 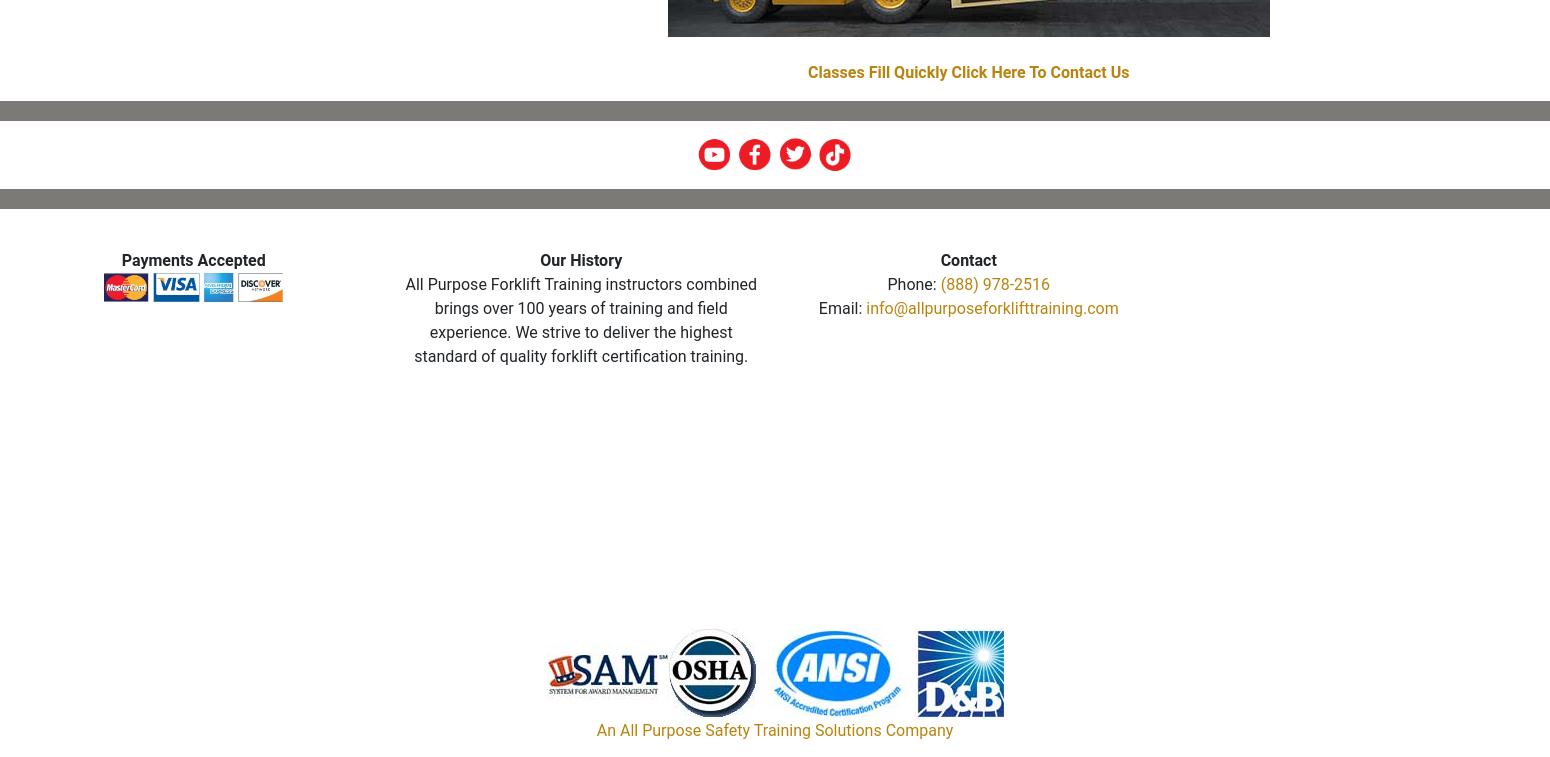 I want to click on 'Contact', so click(x=966, y=259).